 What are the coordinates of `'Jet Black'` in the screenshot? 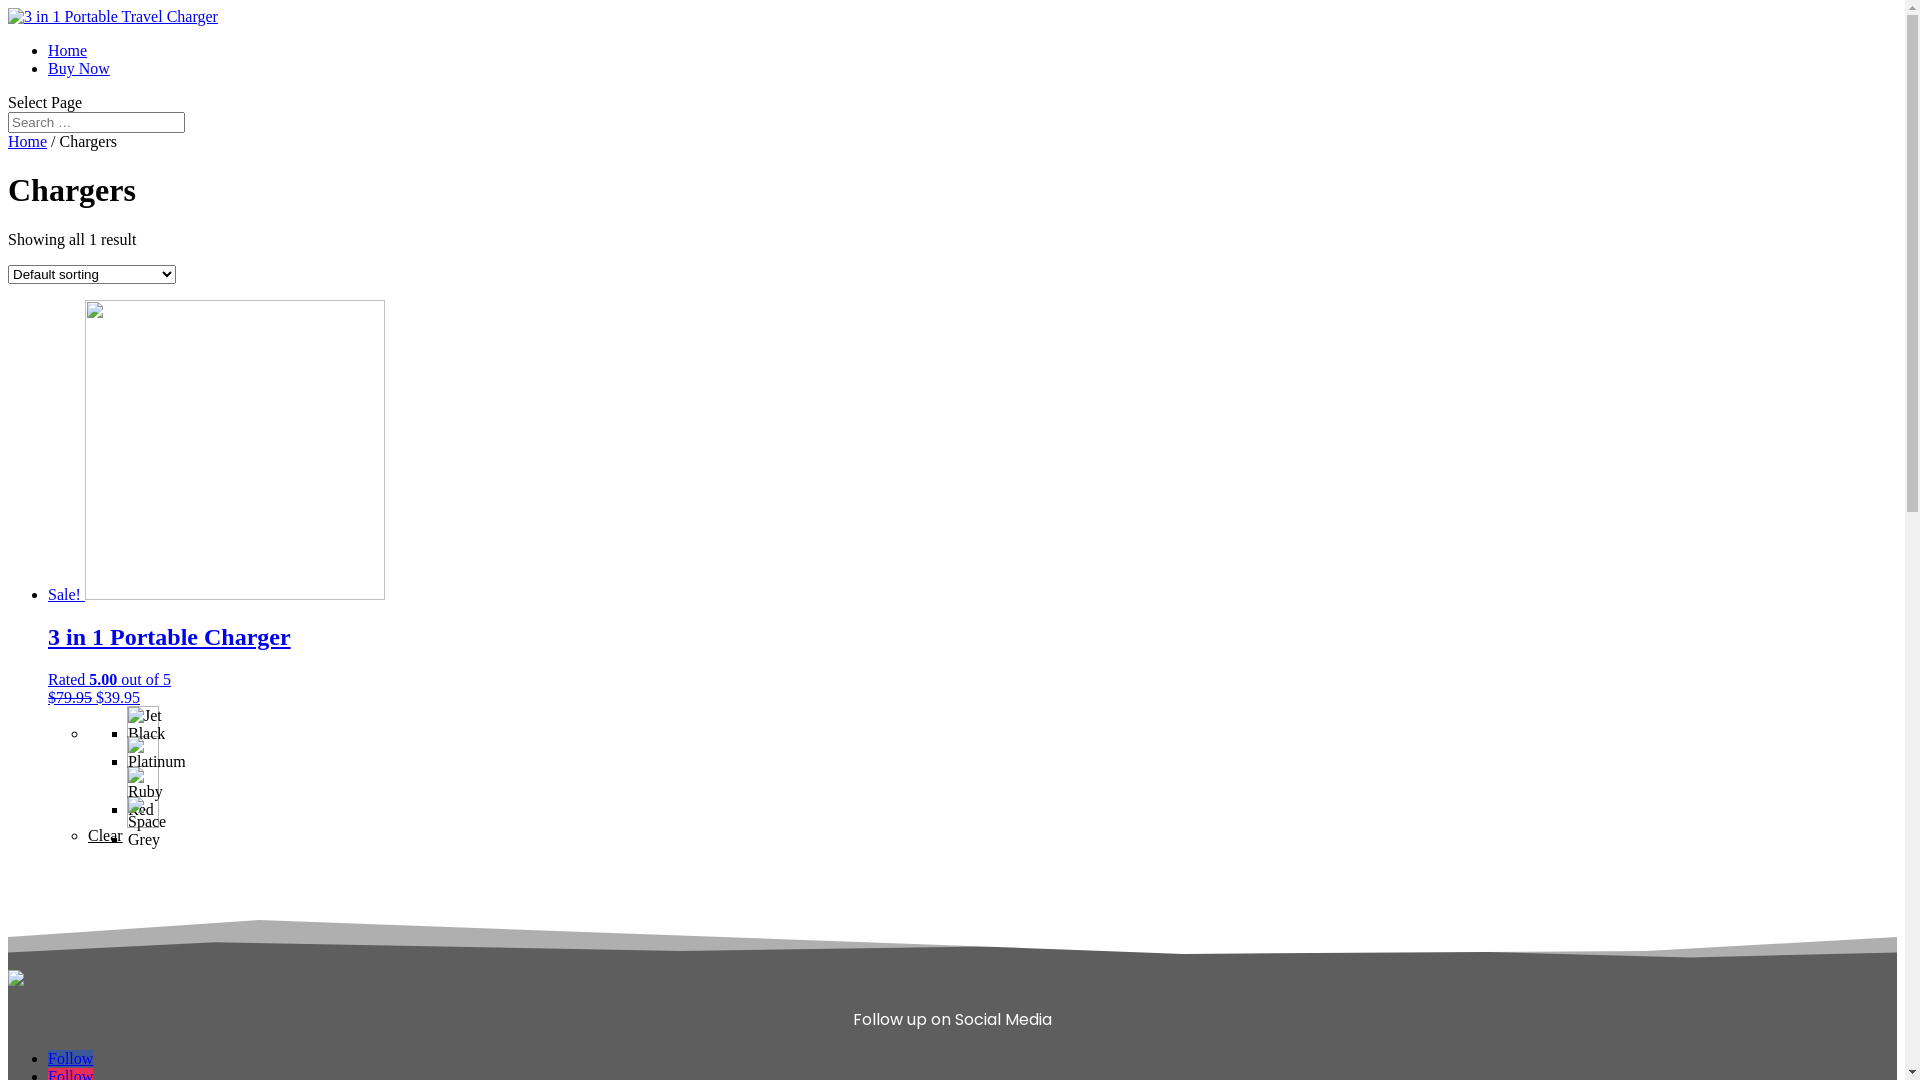 It's located at (142, 721).